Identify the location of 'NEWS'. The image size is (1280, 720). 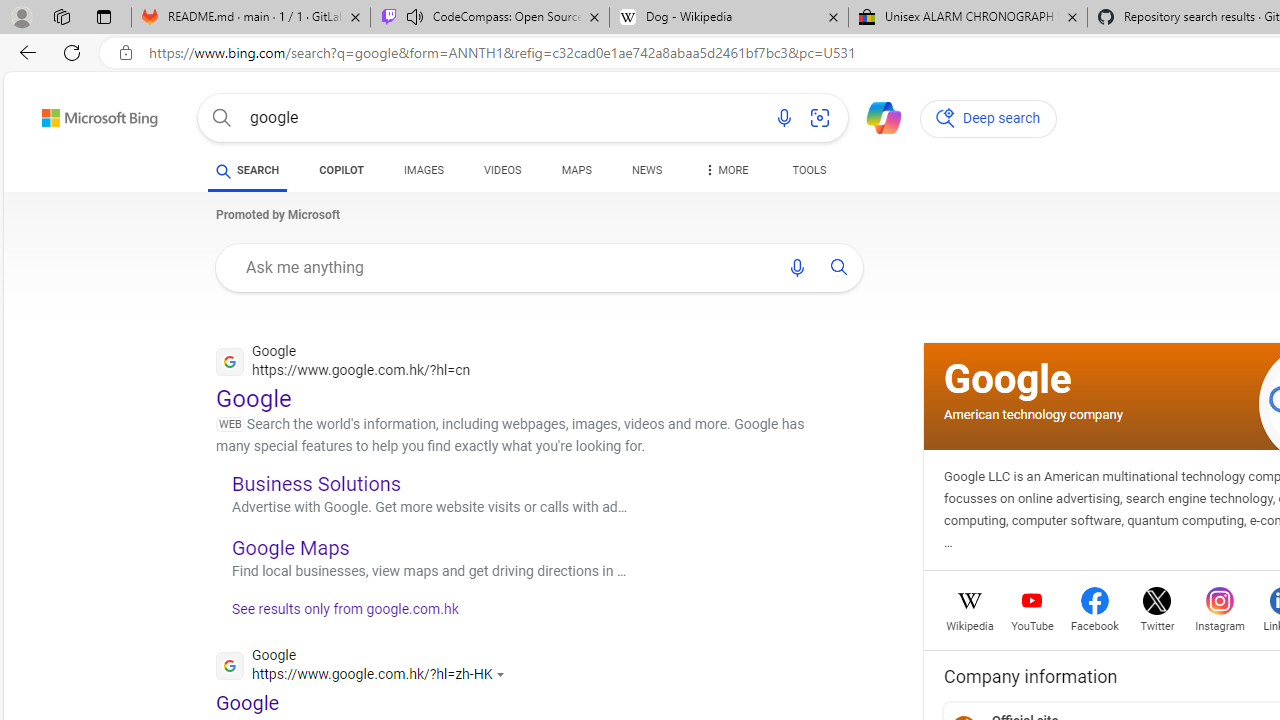
(647, 170).